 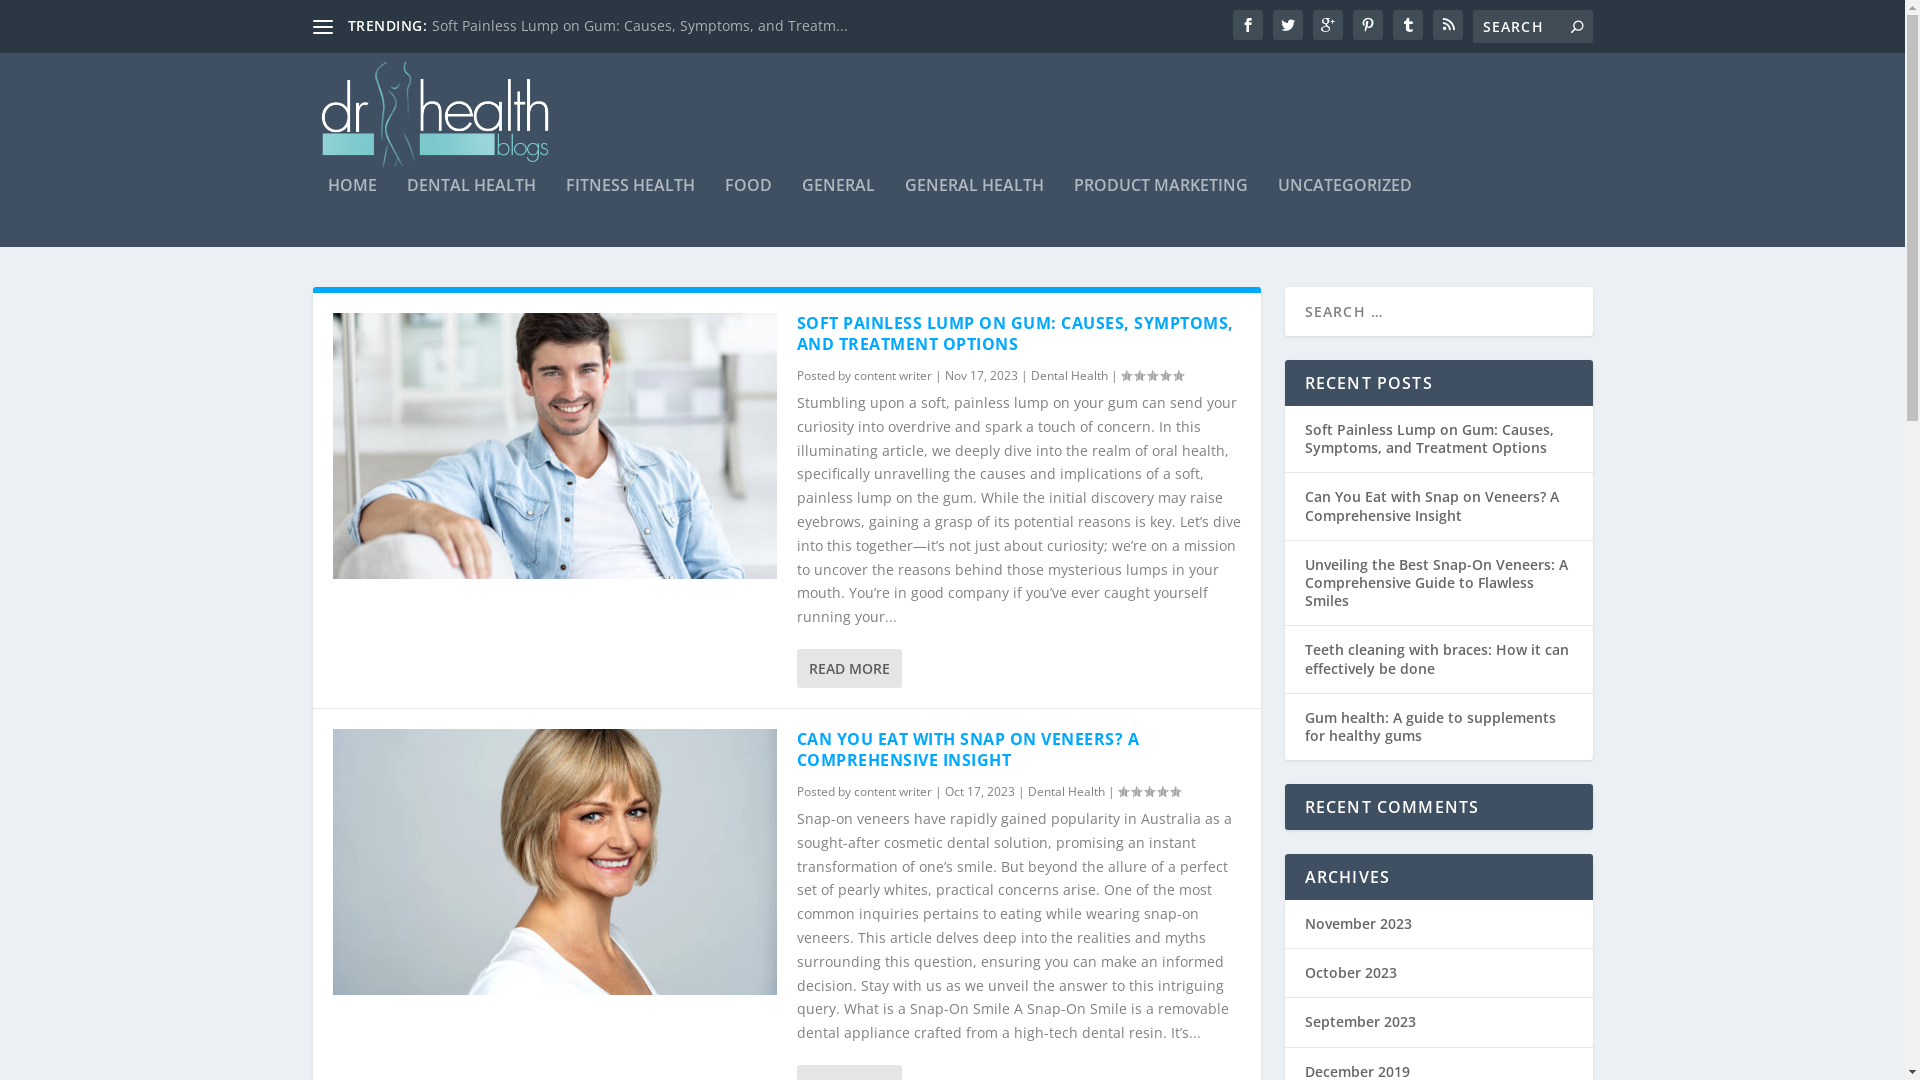 I want to click on 'FITNESS HEALTH', so click(x=629, y=212).